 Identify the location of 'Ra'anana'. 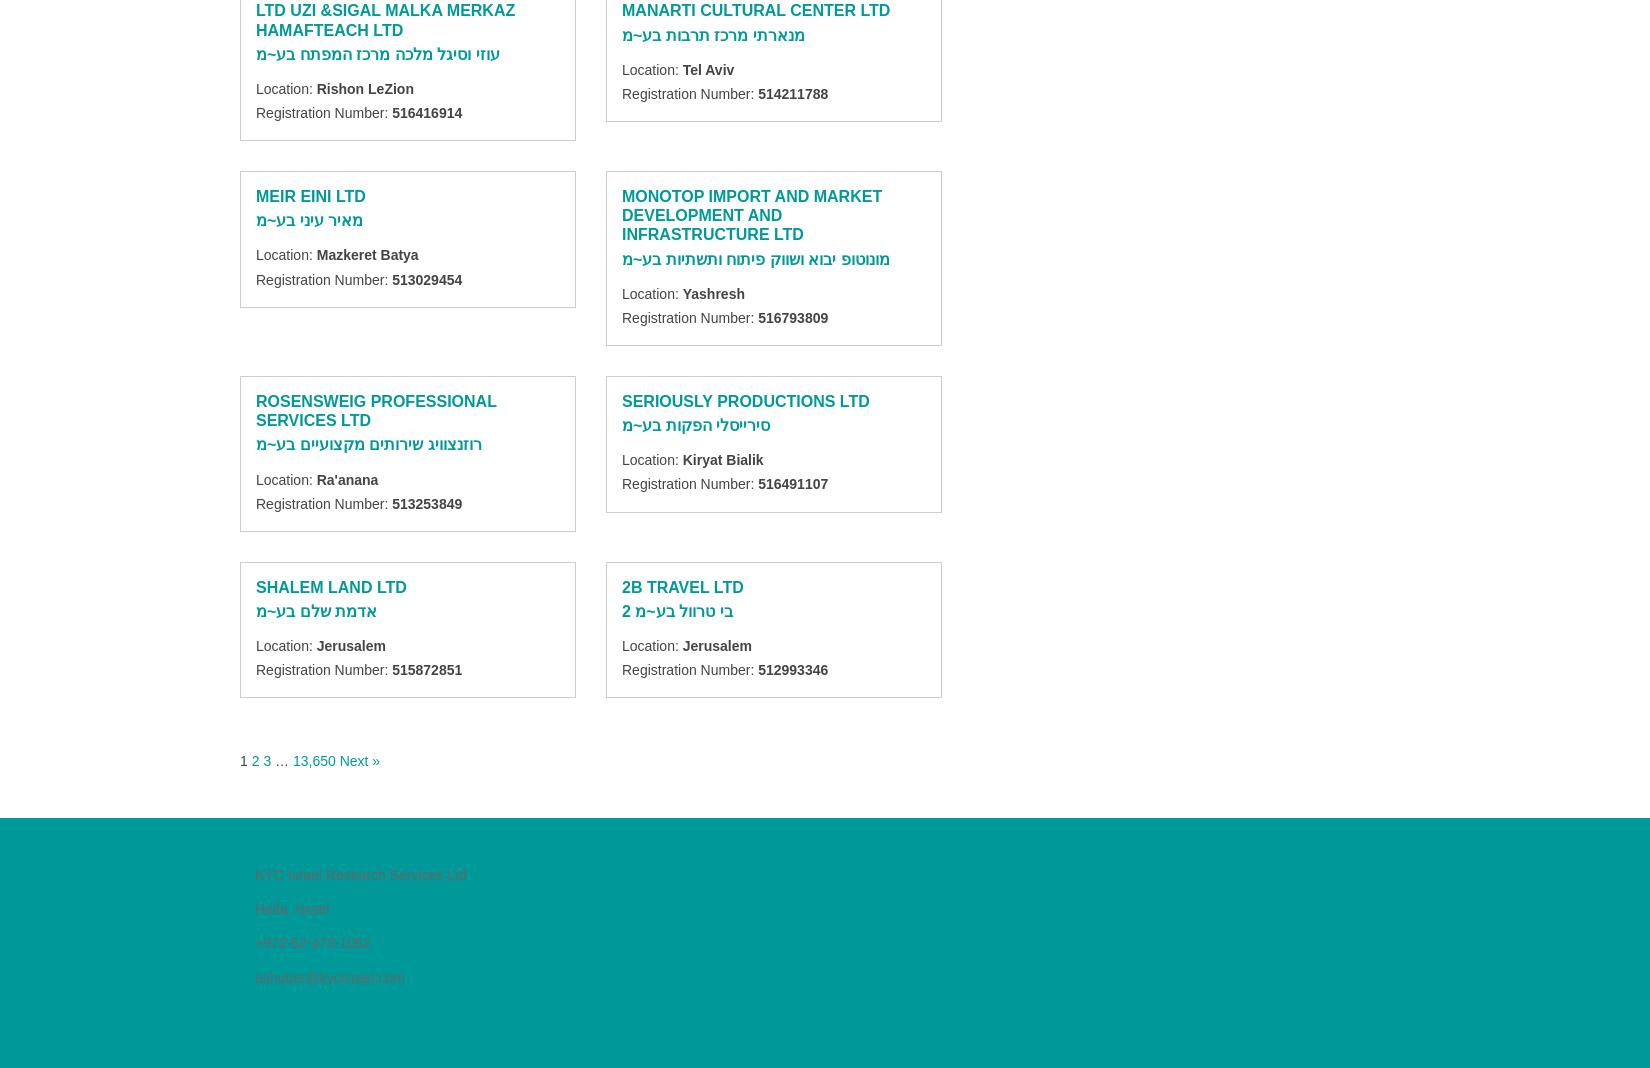
(346, 478).